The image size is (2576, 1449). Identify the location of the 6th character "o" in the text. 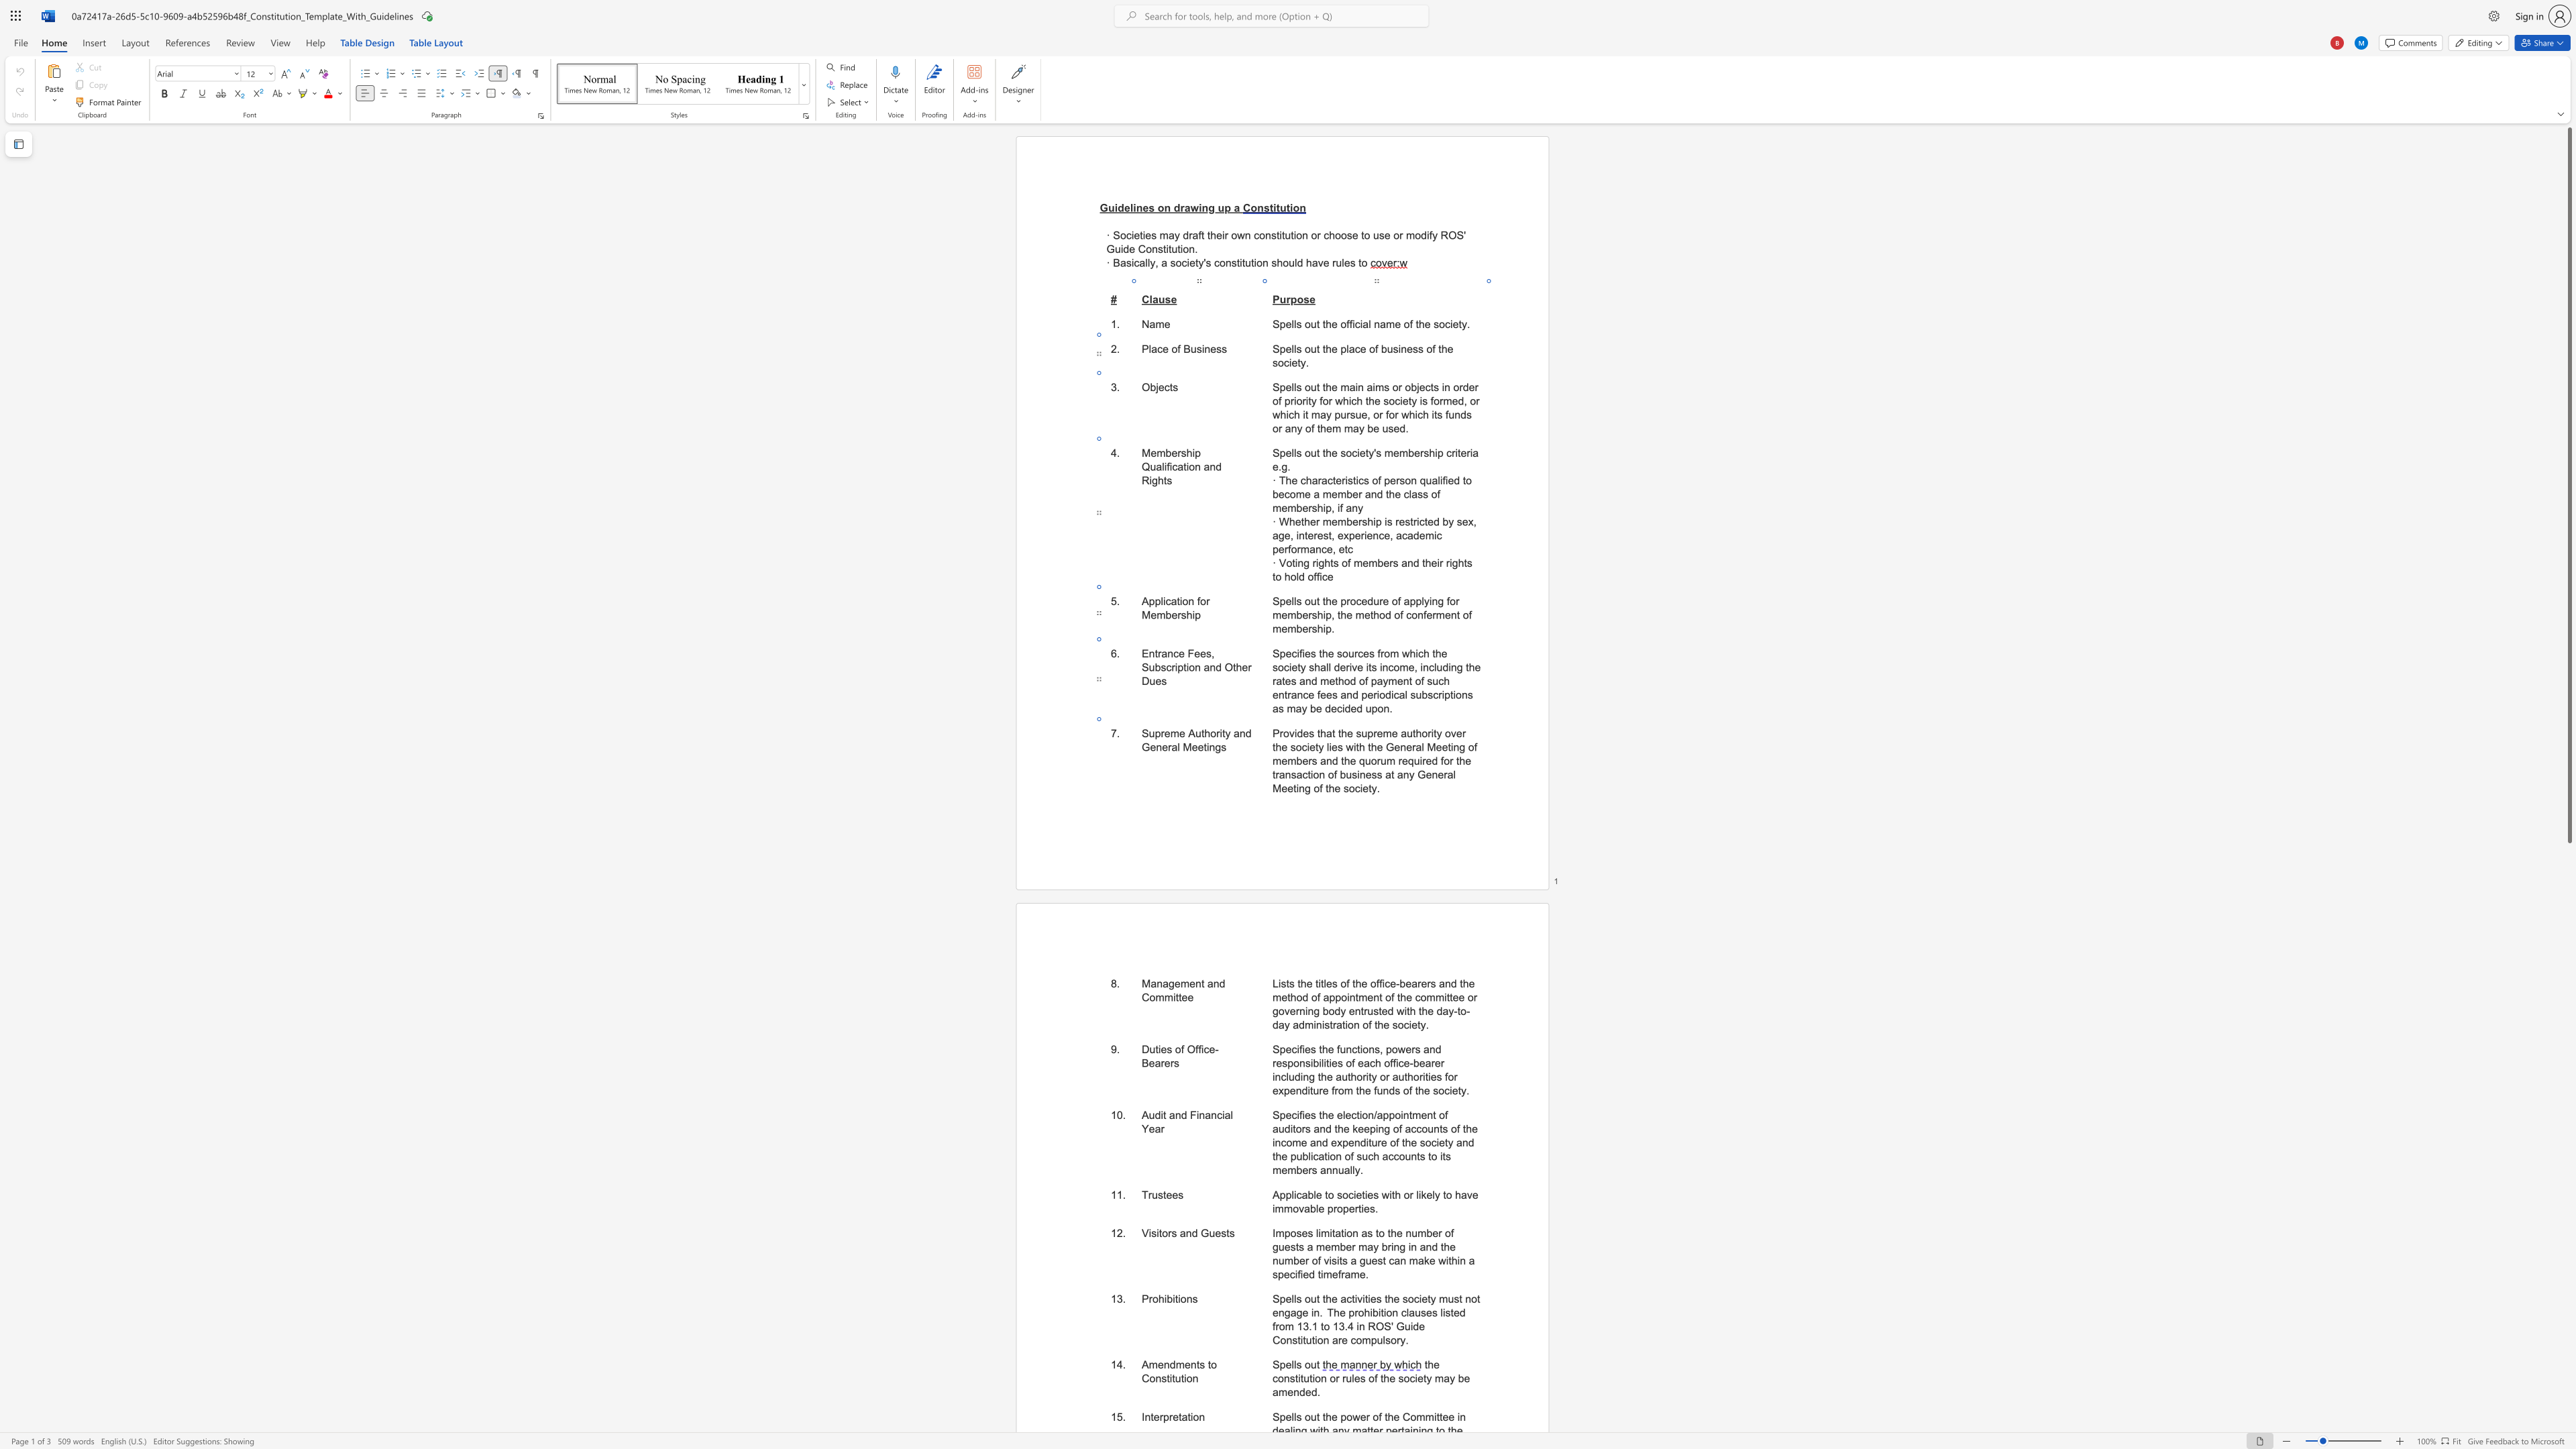
(1358, 1076).